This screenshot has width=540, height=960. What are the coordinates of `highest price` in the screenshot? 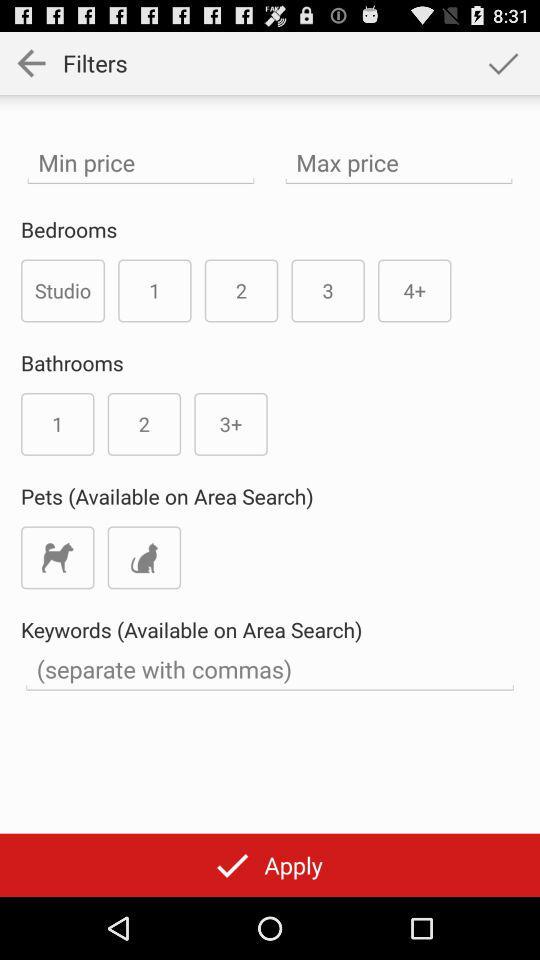 It's located at (399, 161).